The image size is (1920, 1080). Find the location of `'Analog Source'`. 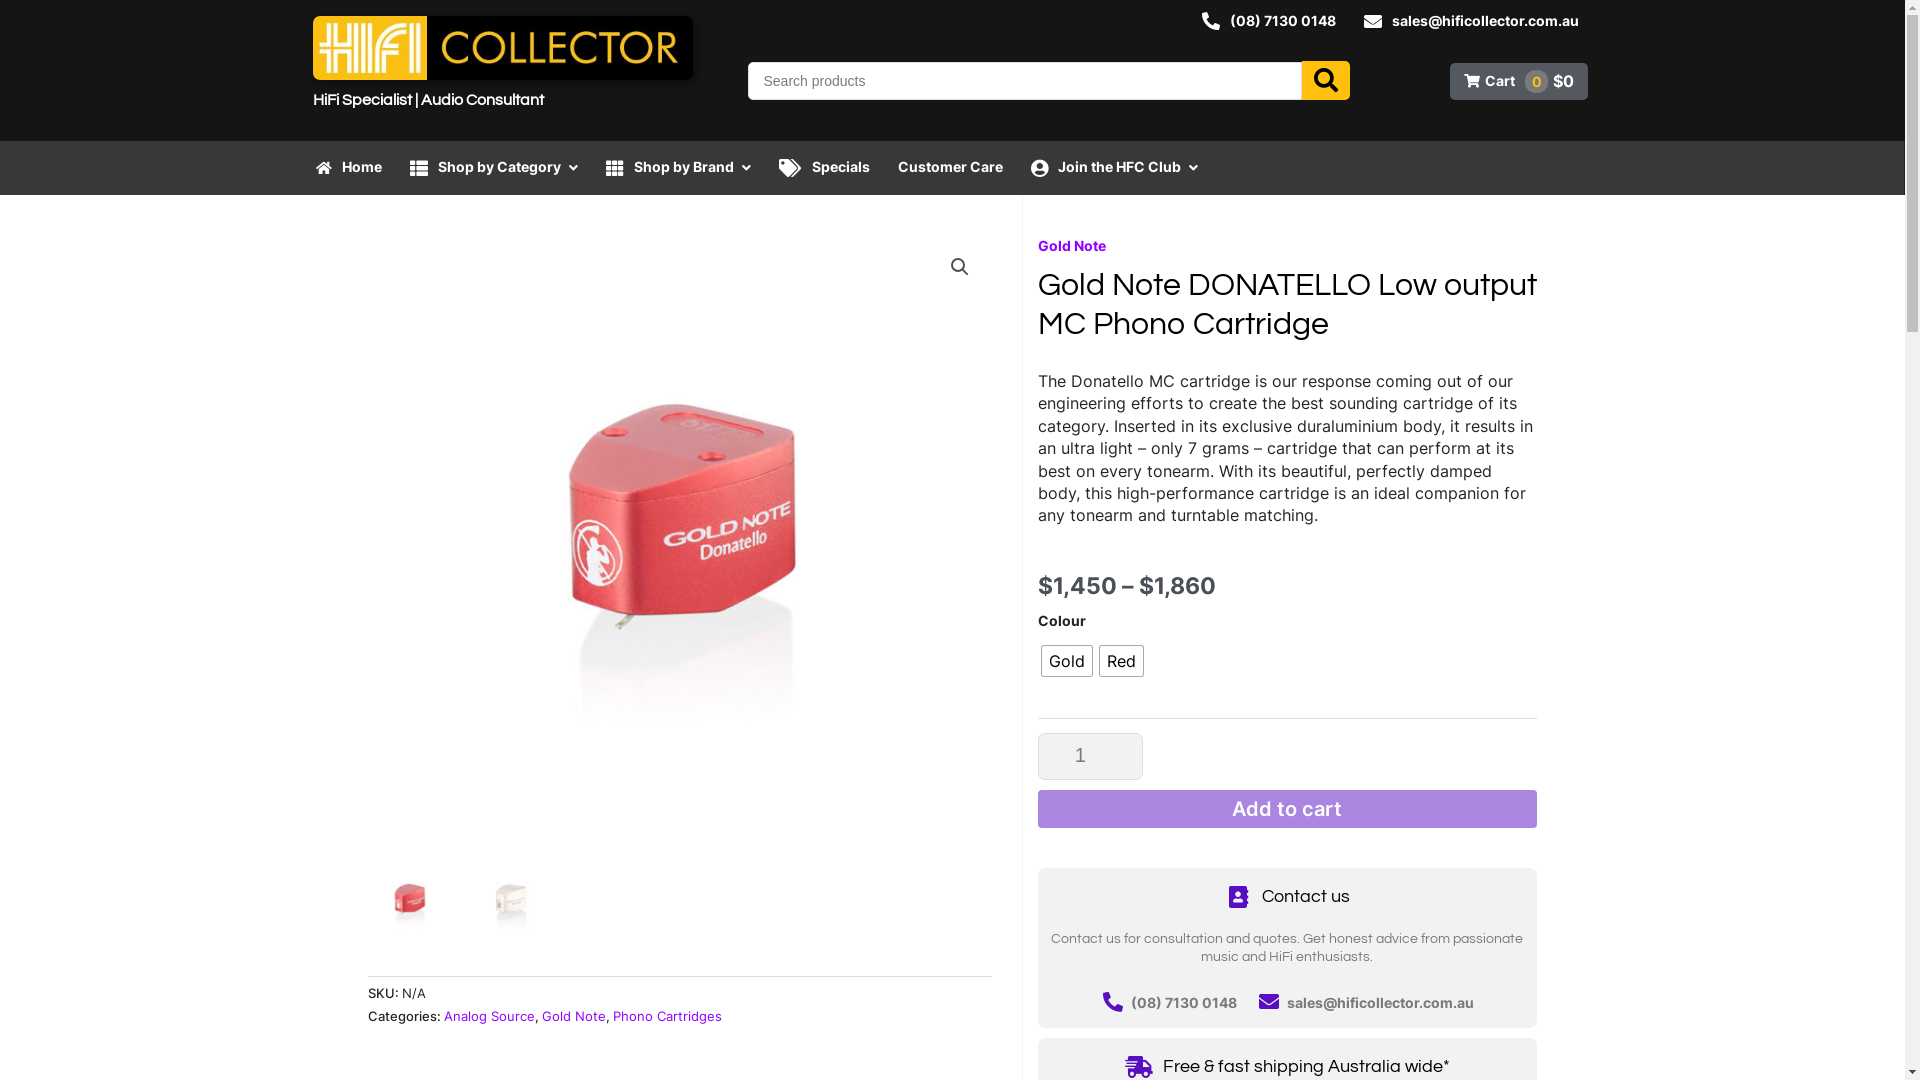

'Analog Source' is located at coordinates (489, 1016).